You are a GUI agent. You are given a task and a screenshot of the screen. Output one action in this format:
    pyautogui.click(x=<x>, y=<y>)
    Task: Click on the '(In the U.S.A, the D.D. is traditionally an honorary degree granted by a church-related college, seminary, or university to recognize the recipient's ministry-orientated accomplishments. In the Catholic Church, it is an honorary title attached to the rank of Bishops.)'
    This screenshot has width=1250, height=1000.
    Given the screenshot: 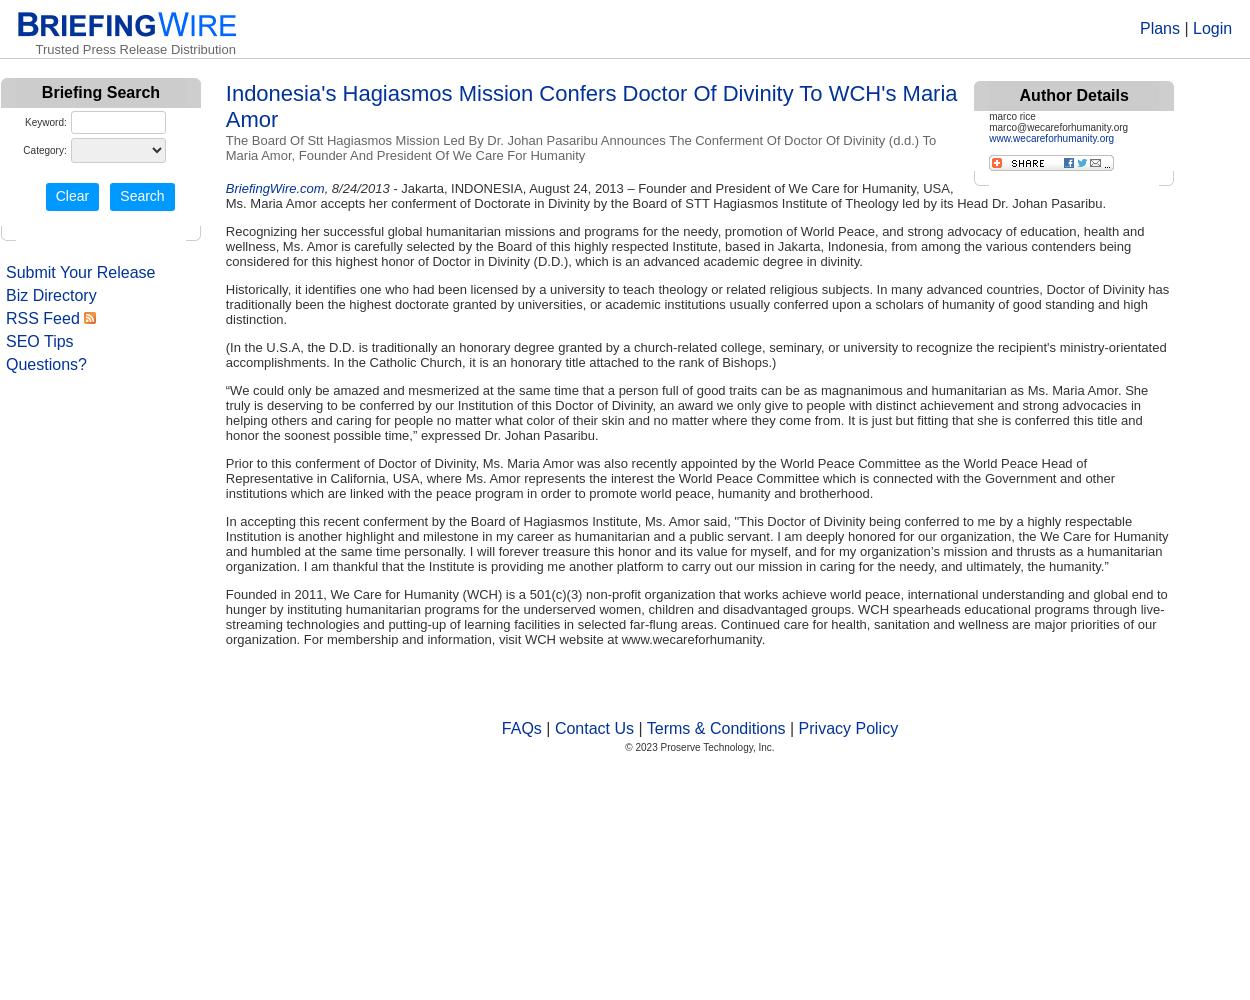 What is the action you would take?
    pyautogui.click(x=224, y=354)
    